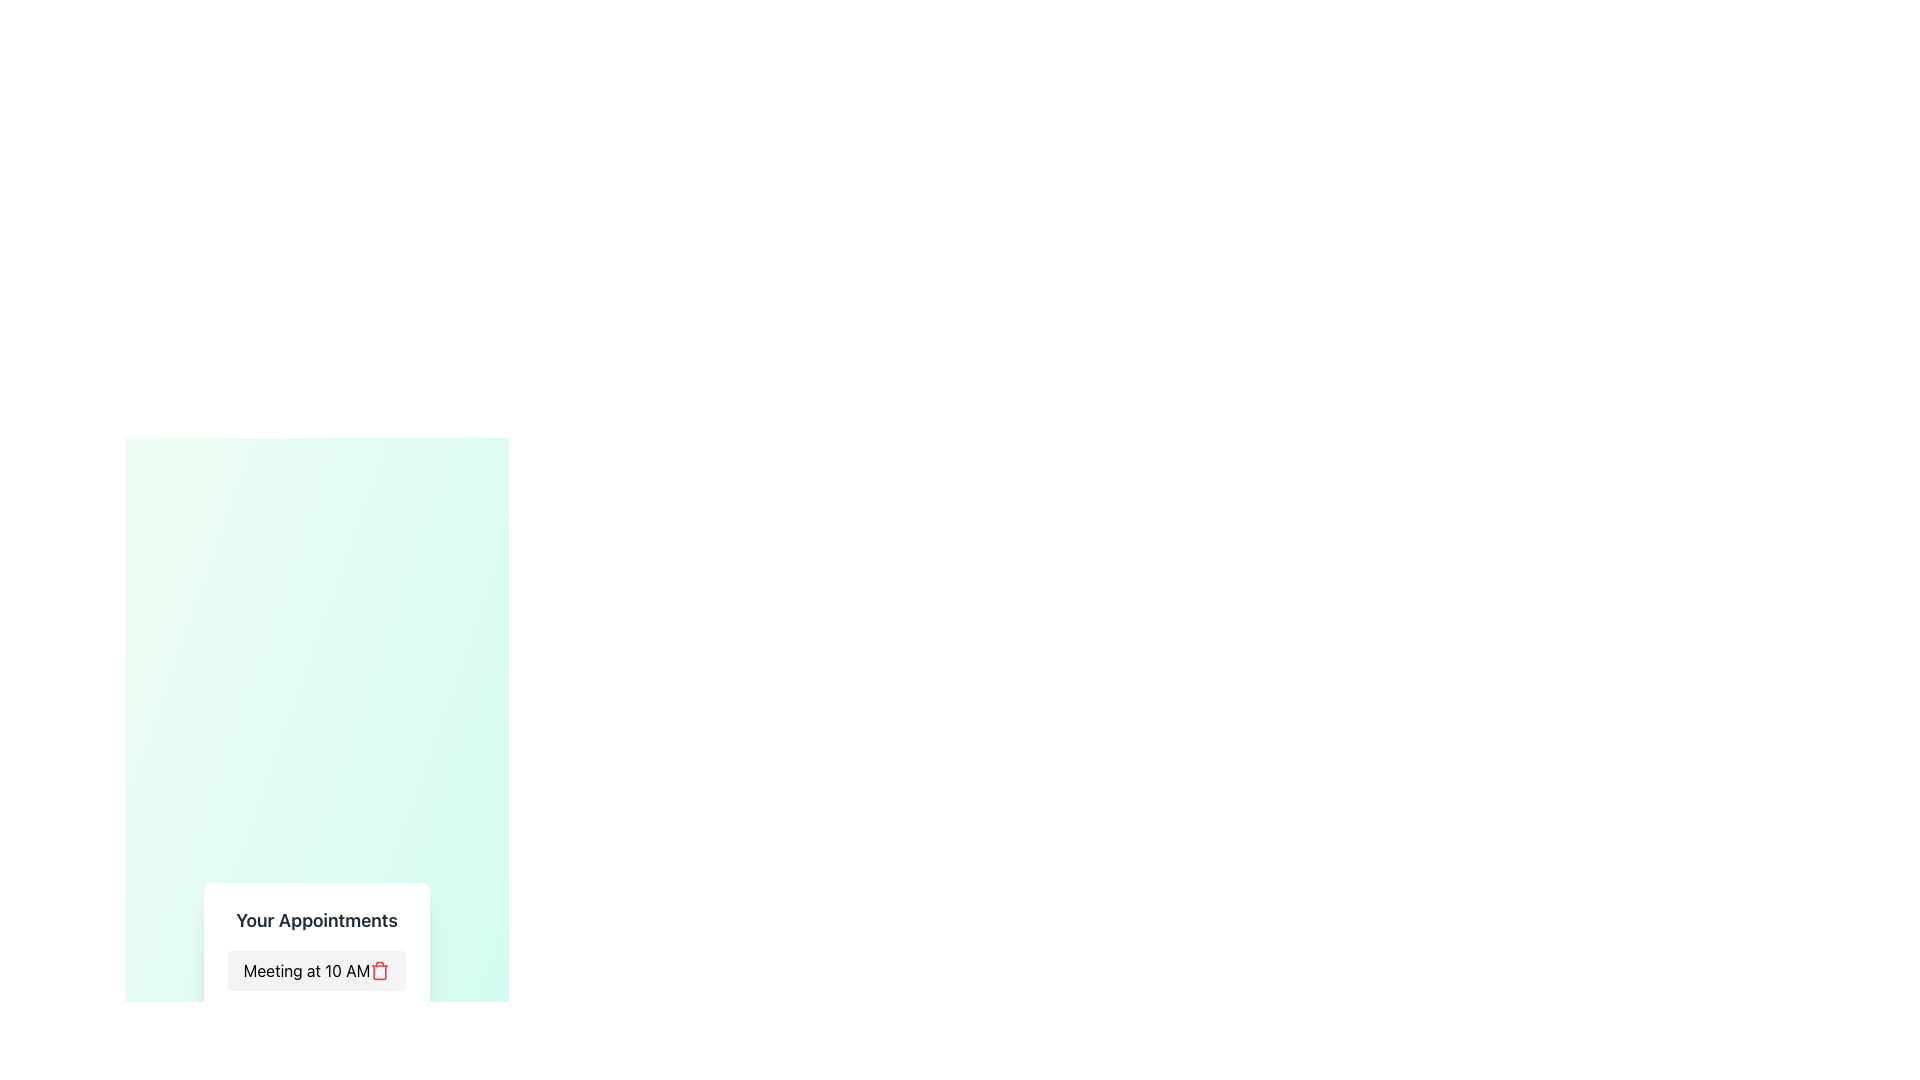  What do you see at coordinates (306, 970) in the screenshot?
I see `the Text Label displaying 'Meeting at 10 AM', which is part of a horizontally split layout with a rounded background` at bounding box center [306, 970].